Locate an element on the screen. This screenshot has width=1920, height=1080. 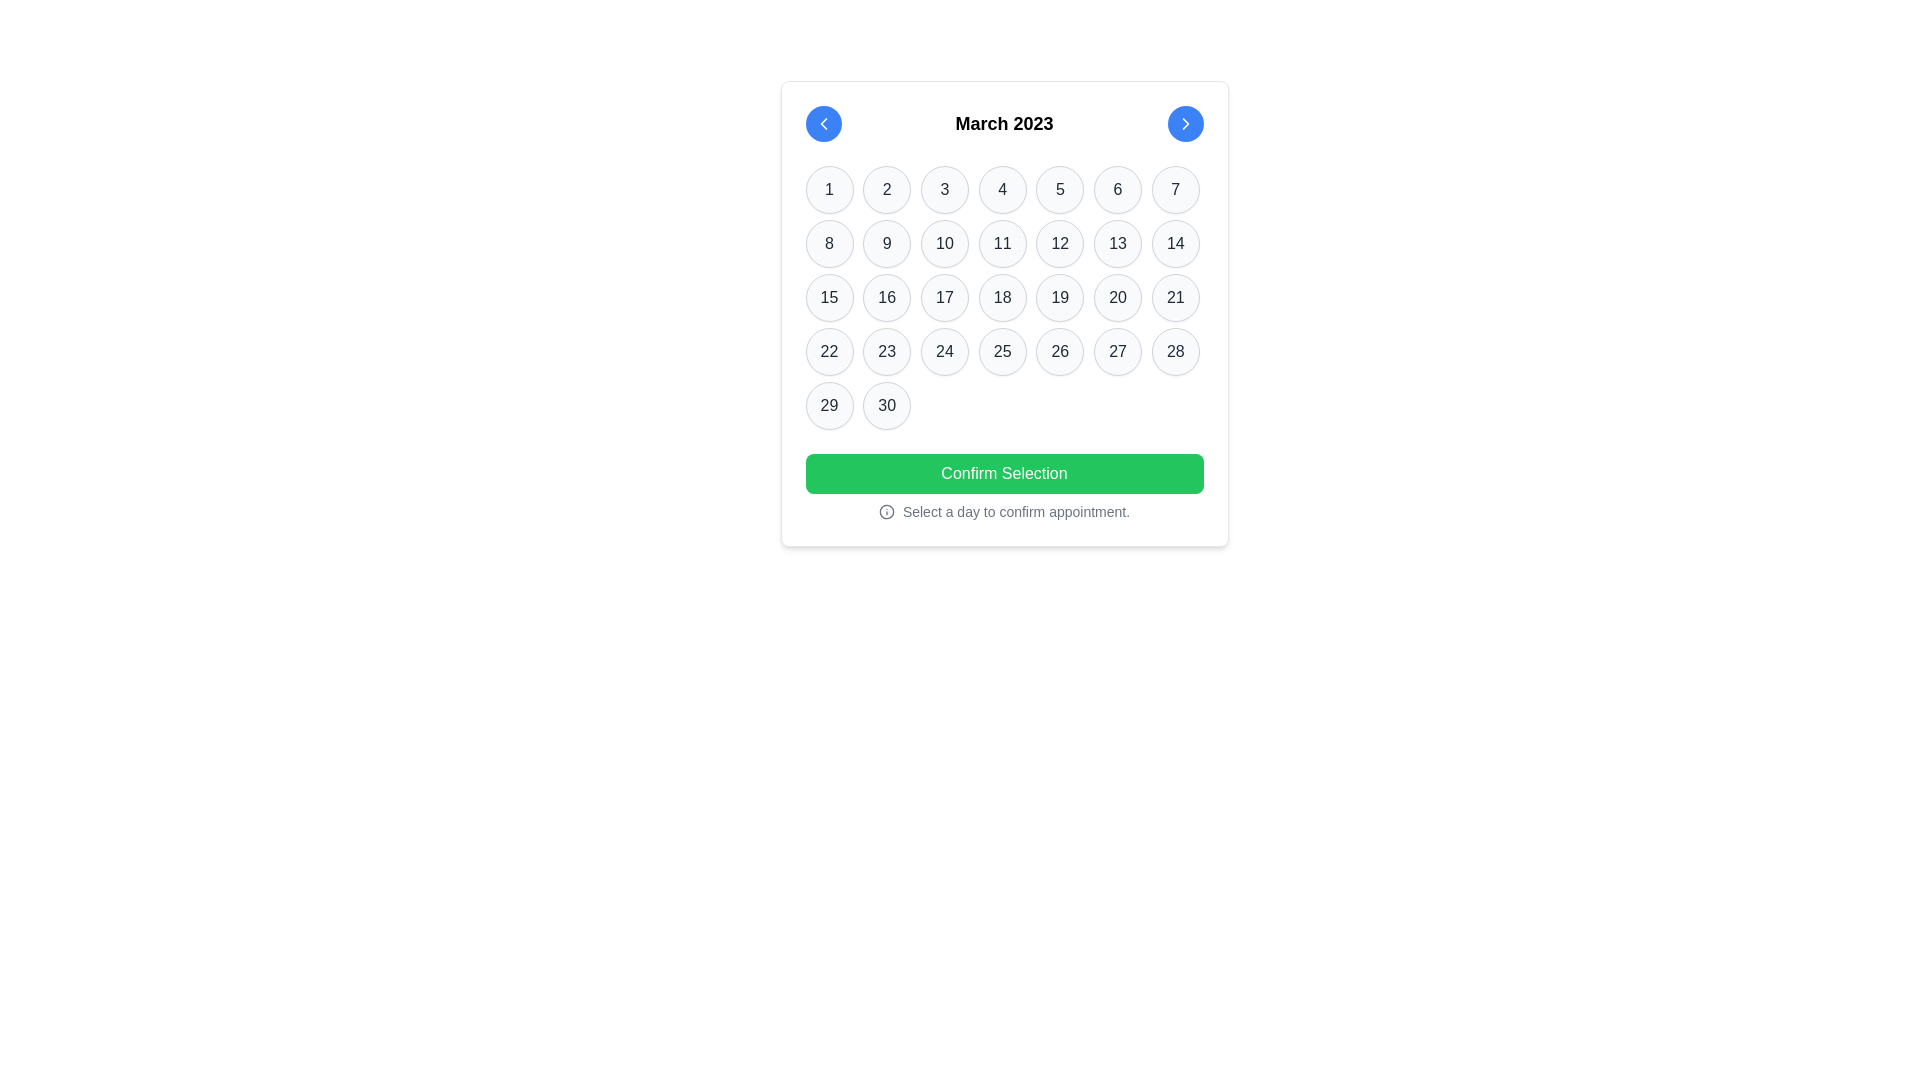
the next month navigation button in the calendar view by is located at coordinates (1185, 123).